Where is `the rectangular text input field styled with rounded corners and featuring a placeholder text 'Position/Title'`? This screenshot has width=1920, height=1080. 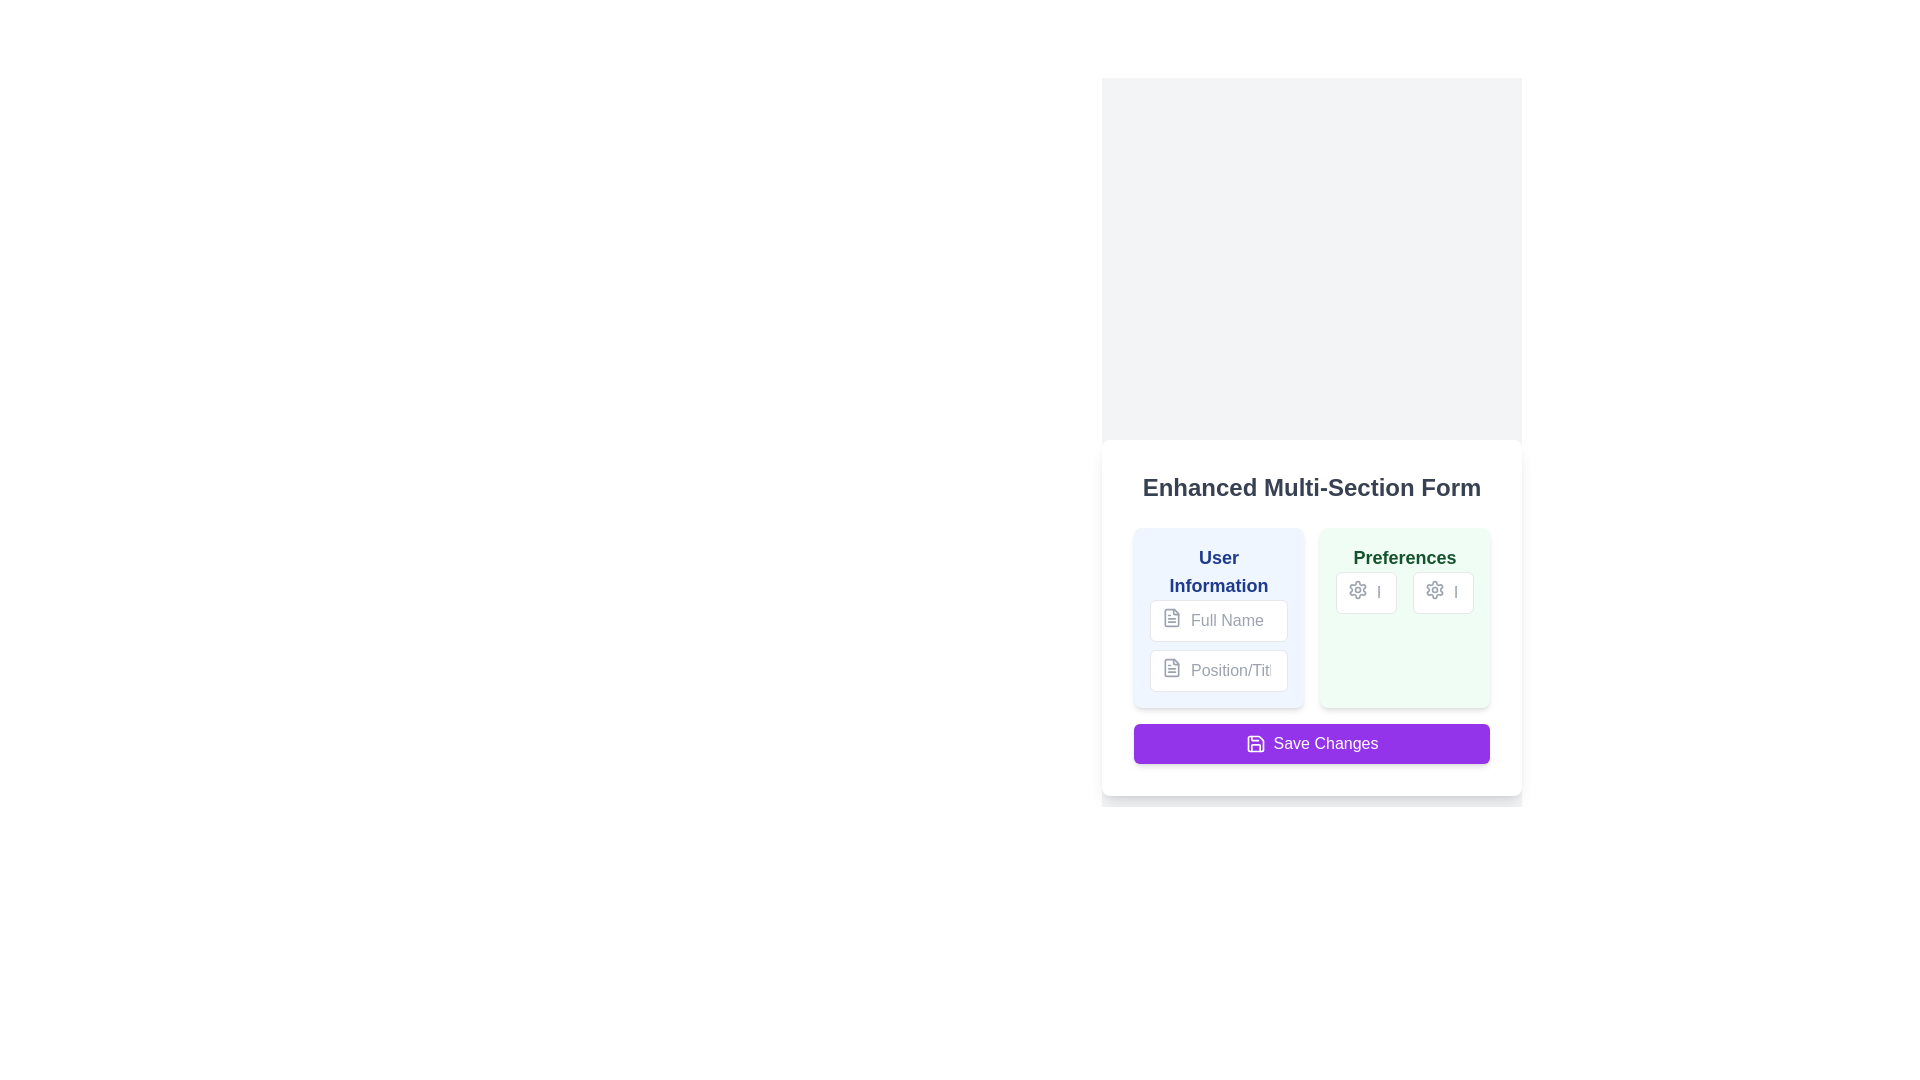 the rectangular text input field styled with rounded corners and featuring a placeholder text 'Position/Title' is located at coordinates (1218, 671).